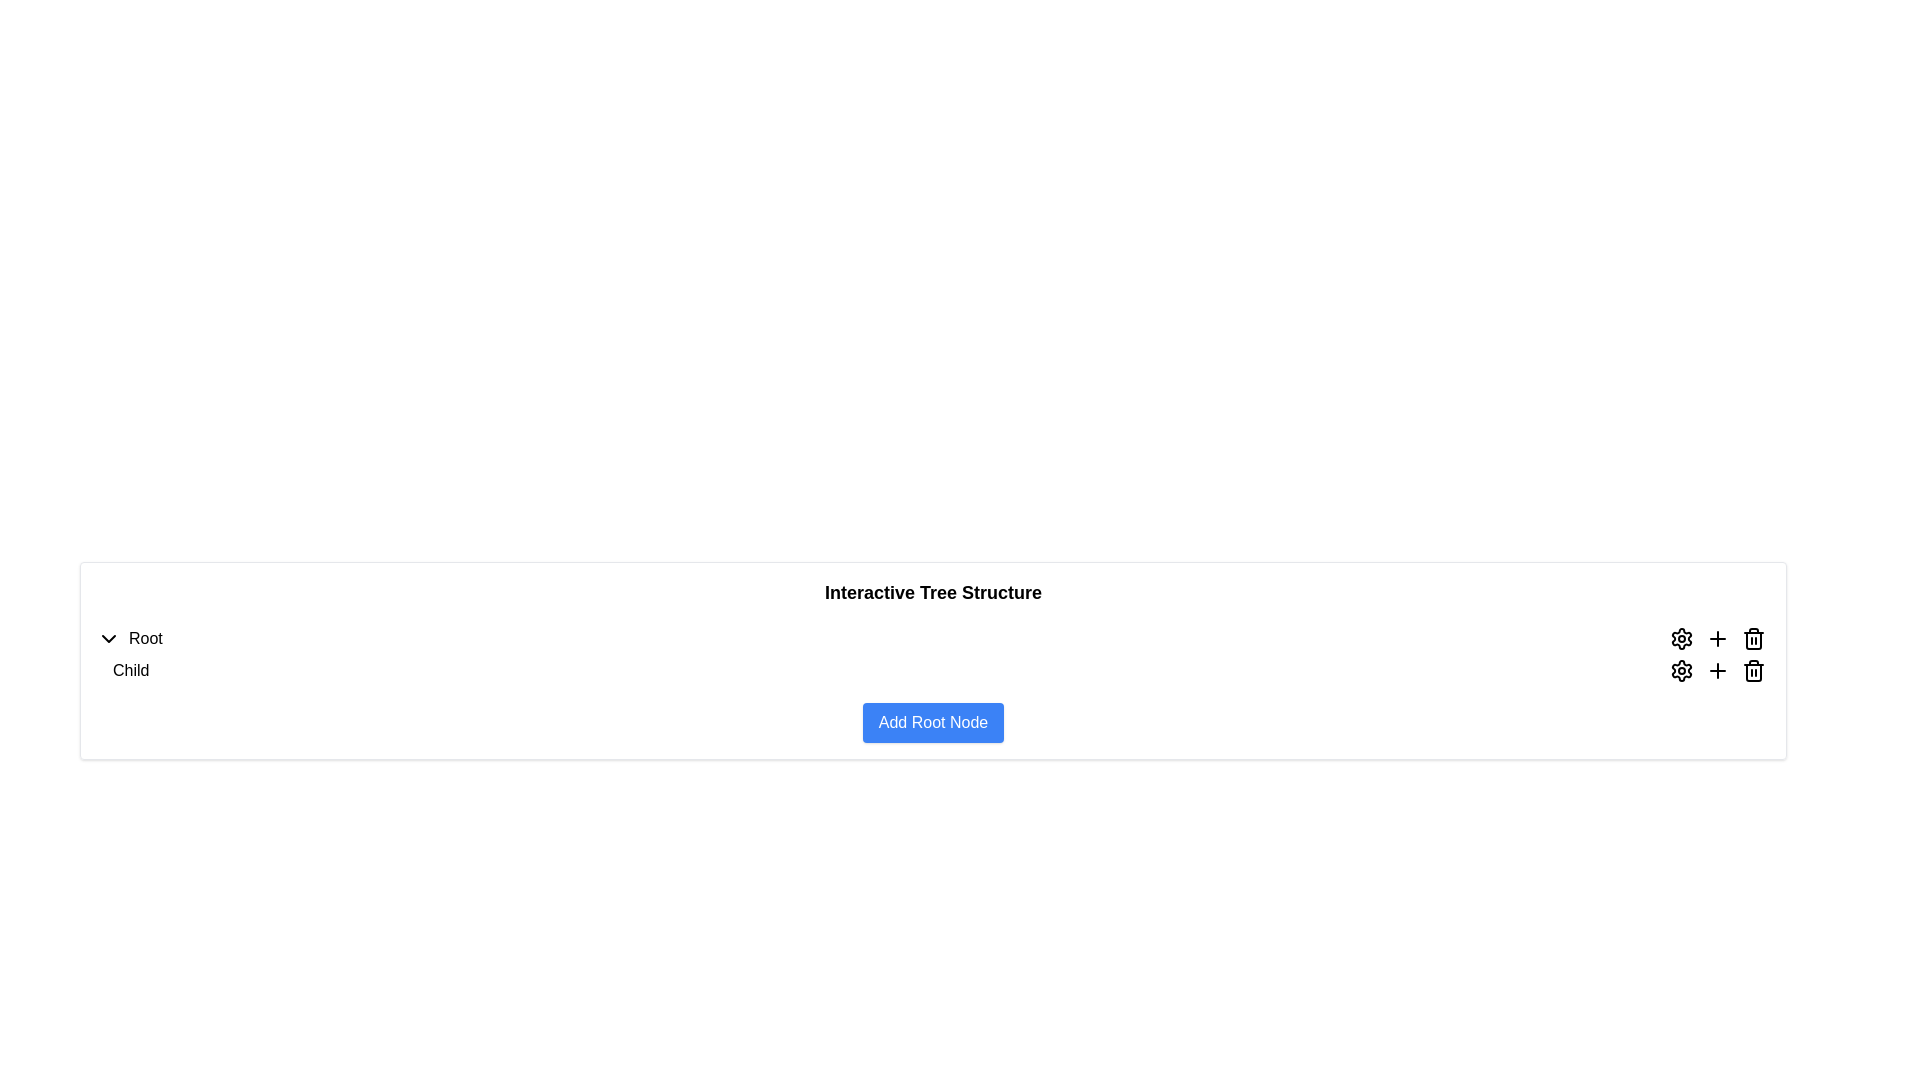  I want to click on the cogwheel icon button in the top-right section of the interface, so click(1680, 671).